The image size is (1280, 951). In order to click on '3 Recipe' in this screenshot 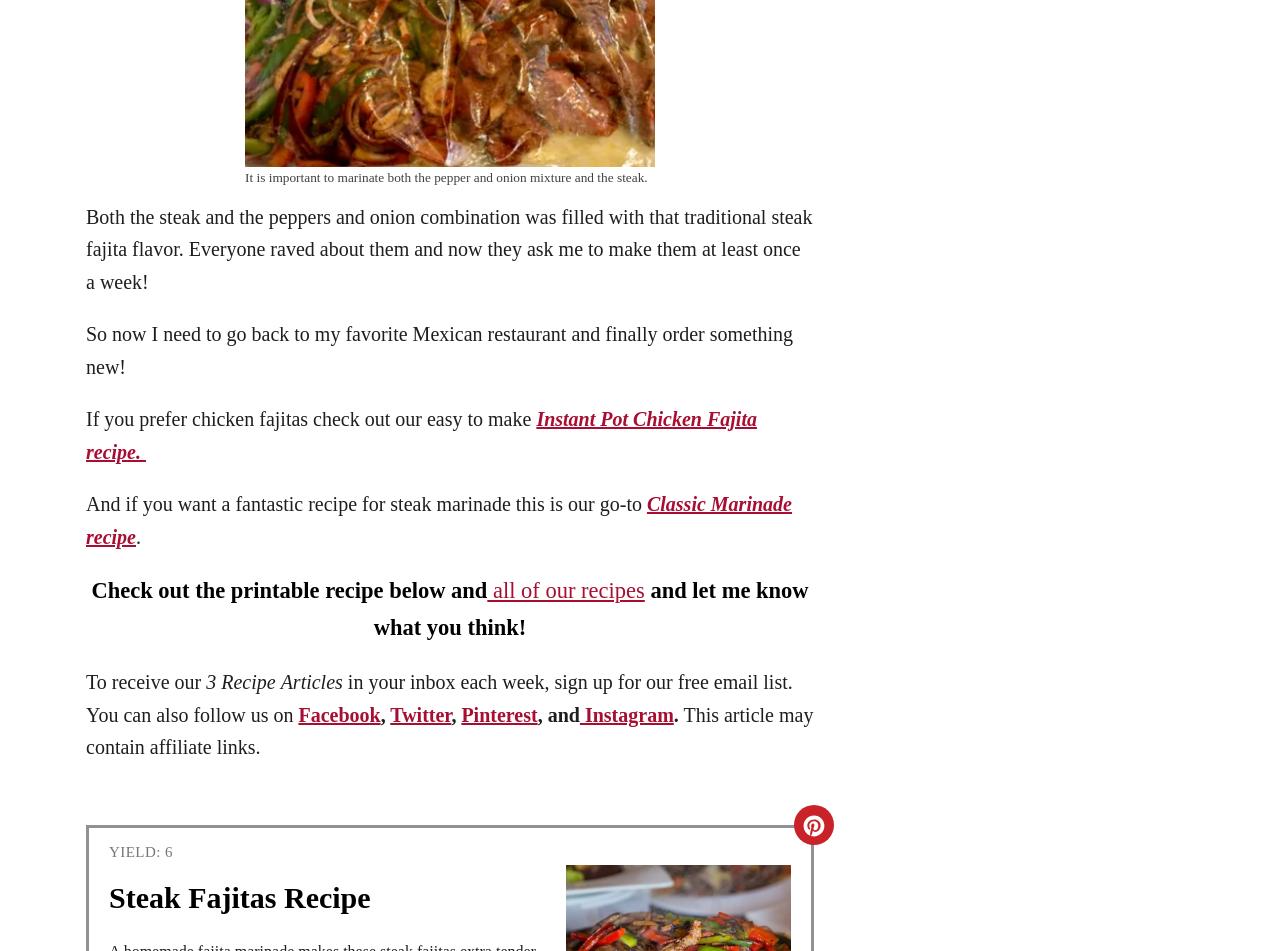, I will do `click(240, 680)`.